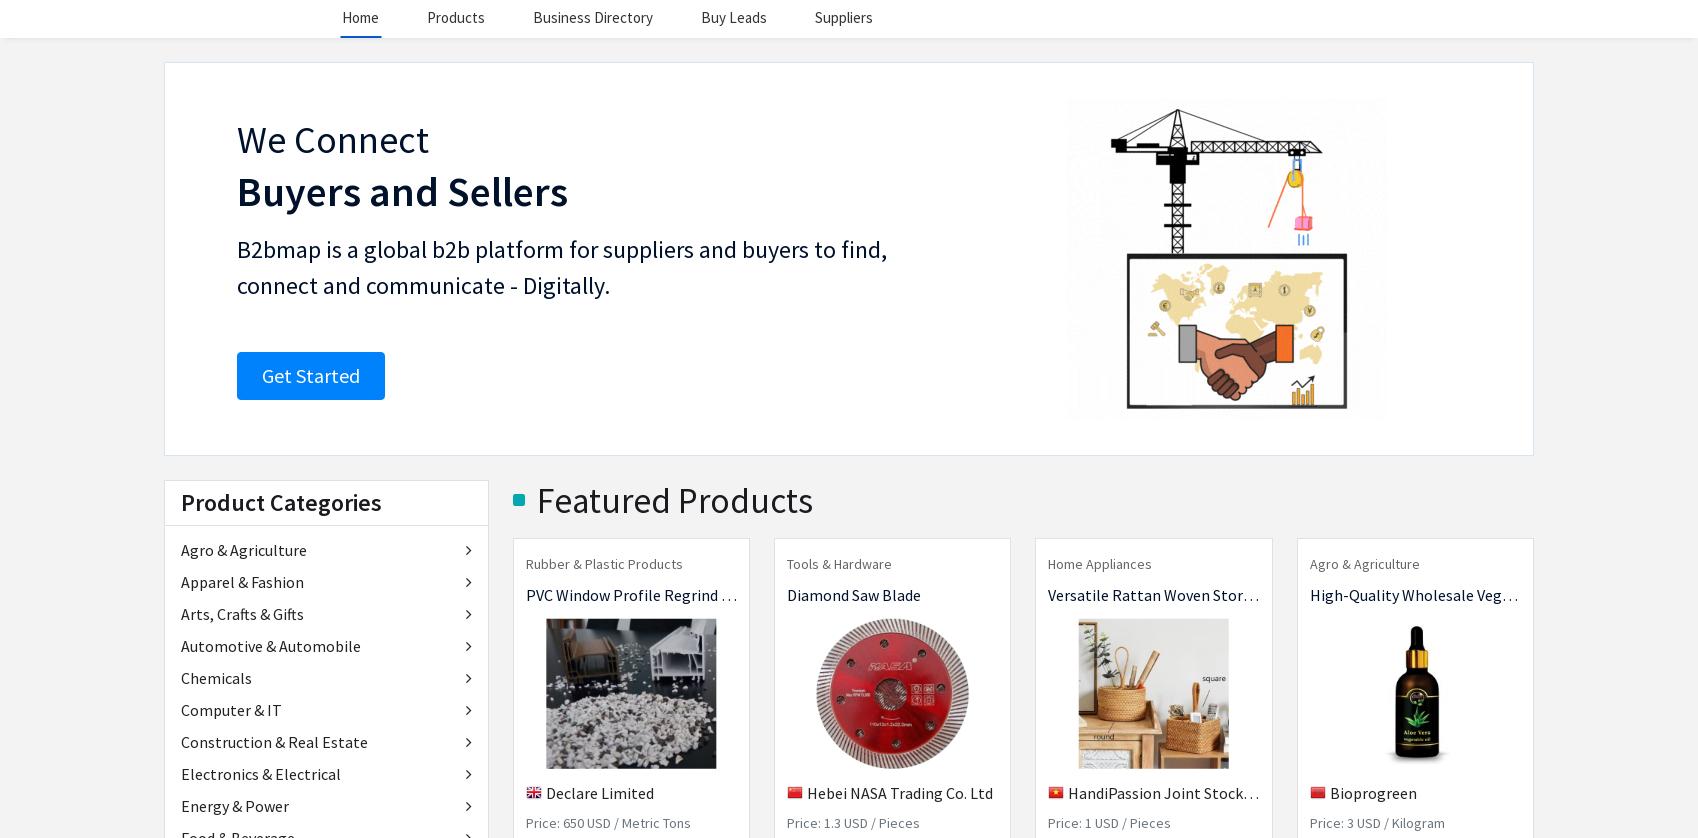 The image size is (1698, 838). Describe the element at coordinates (843, 680) in the screenshot. I see `'Buy Requirement for Сotton Bags, Jute Bags, and Aprons'` at that location.